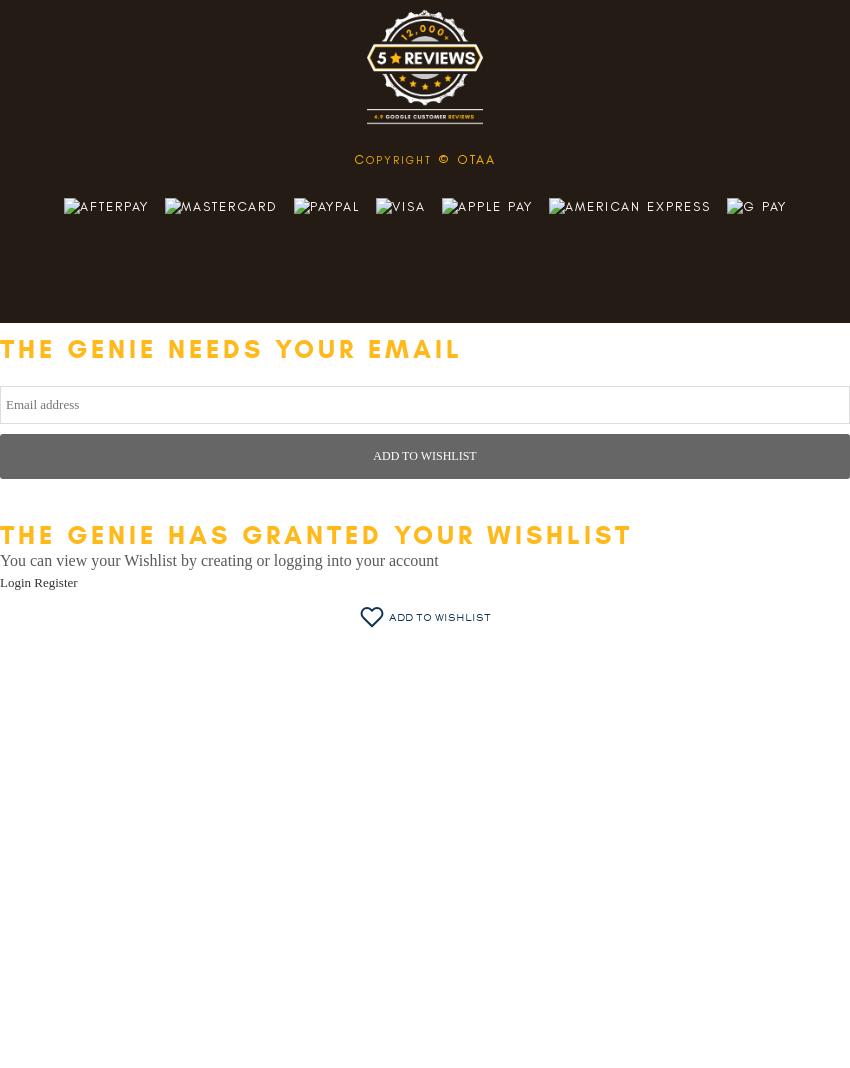  What do you see at coordinates (438, 615) in the screenshot?
I see `'Add to Wishlist'` at bounding box center [438, 615].